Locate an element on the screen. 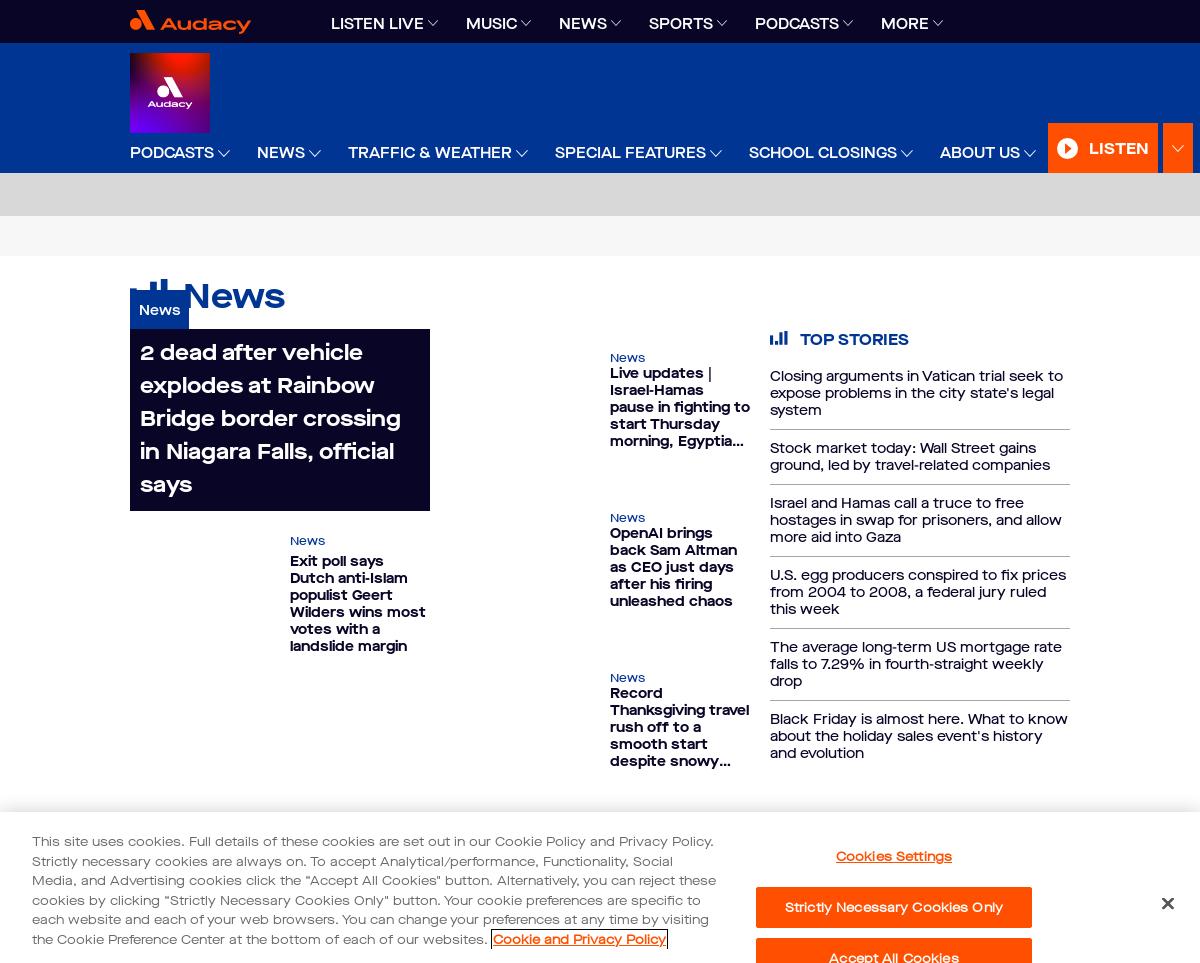  'U.S. egg producers conspired to fix prices from 2004 to 2008, a federal jury ruled this week' is located at coordinates (918, 592).